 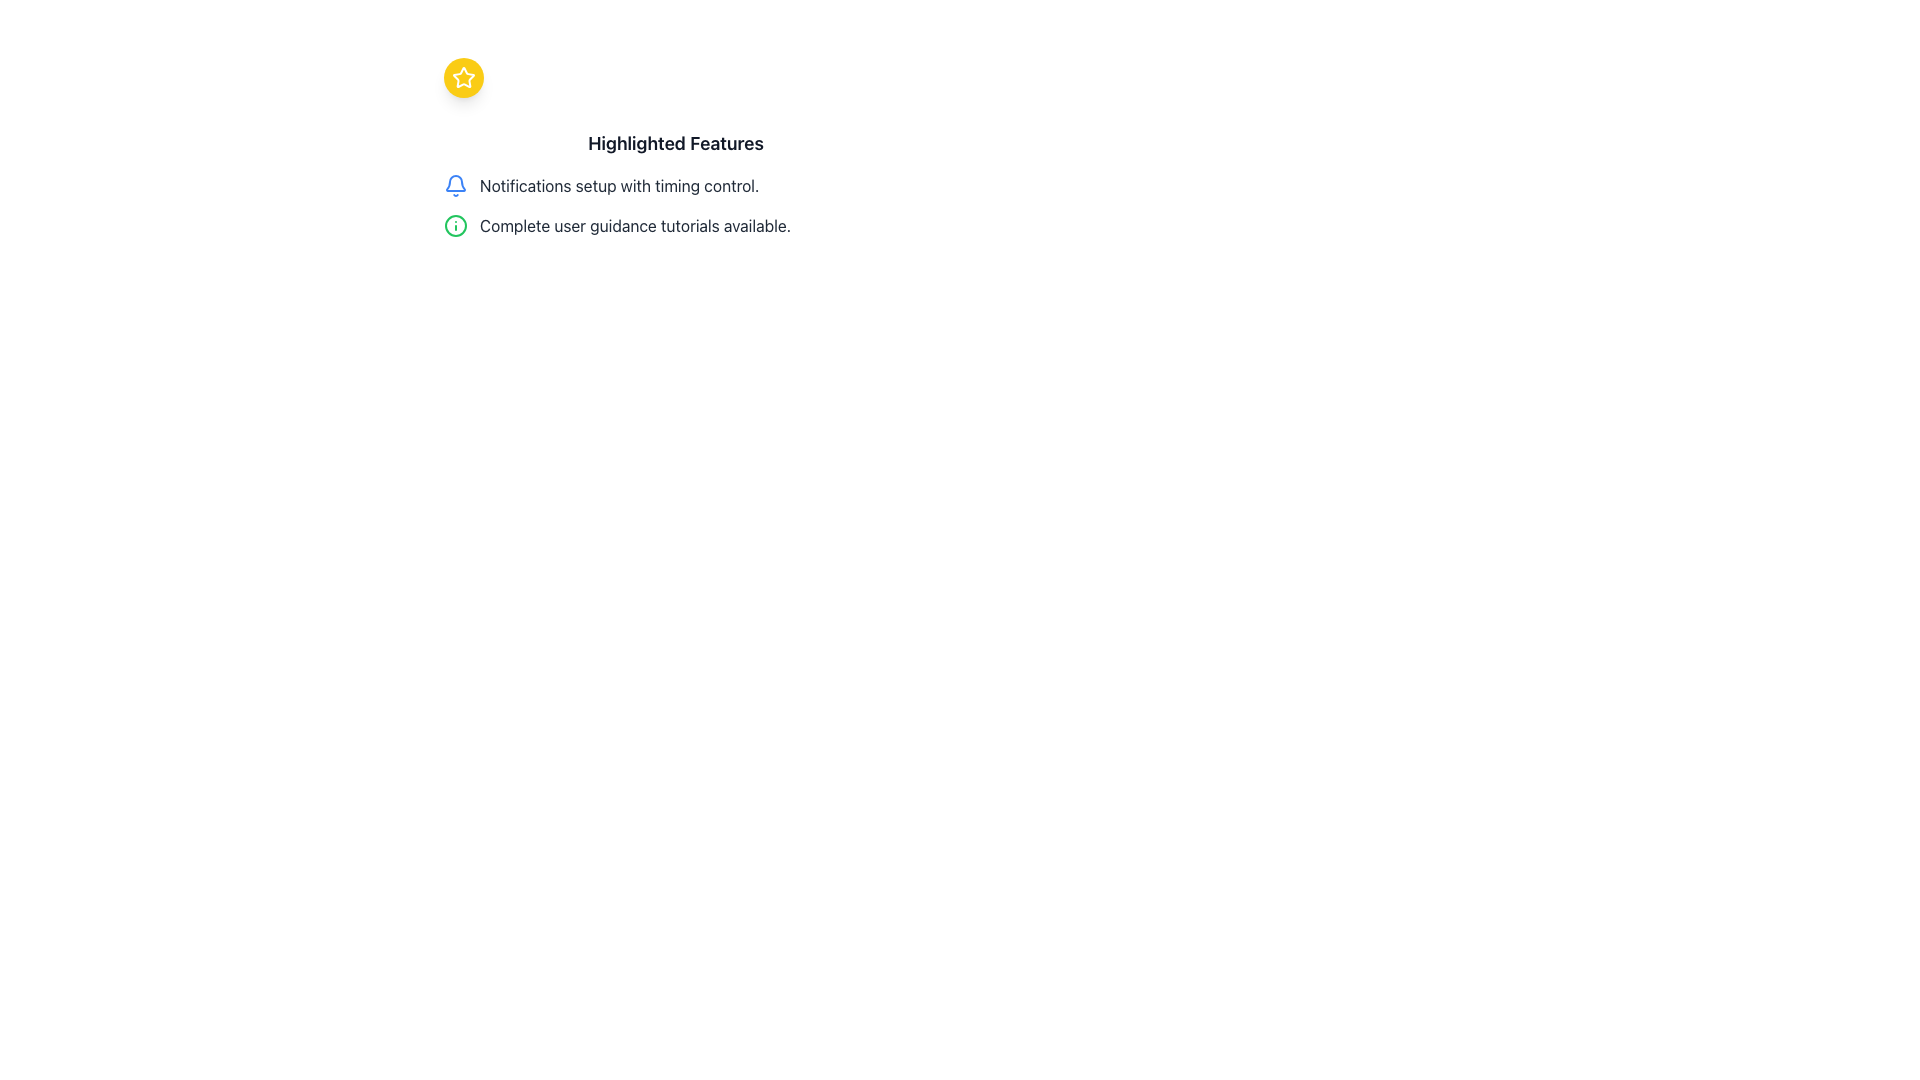 I want to click on the text element that indicates a feature description for notifications setup and control, positioned to the right of a blue bell icon, so click(x=618, y=185).